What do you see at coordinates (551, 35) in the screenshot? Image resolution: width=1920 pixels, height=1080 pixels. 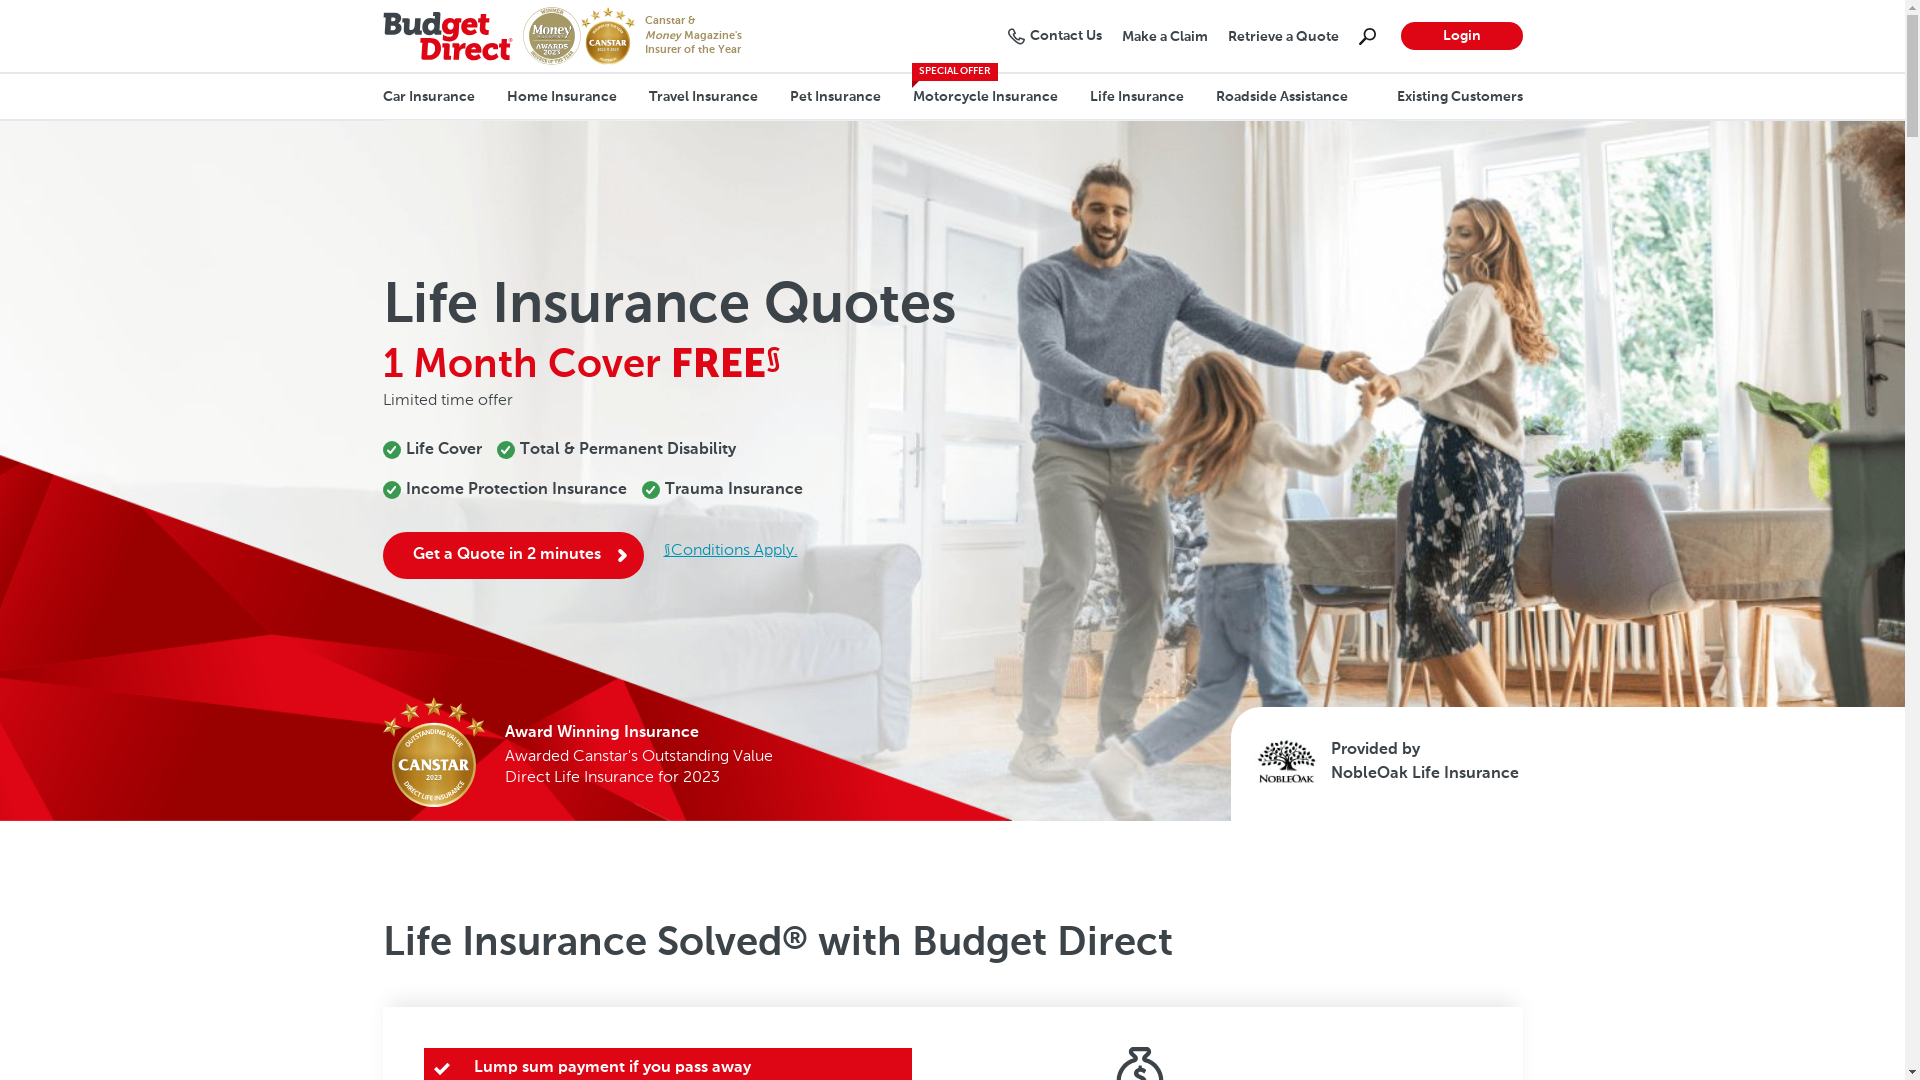 I see `'Money Magazine's Insurer of the Year 2023'` at bounding box center [551, 35].